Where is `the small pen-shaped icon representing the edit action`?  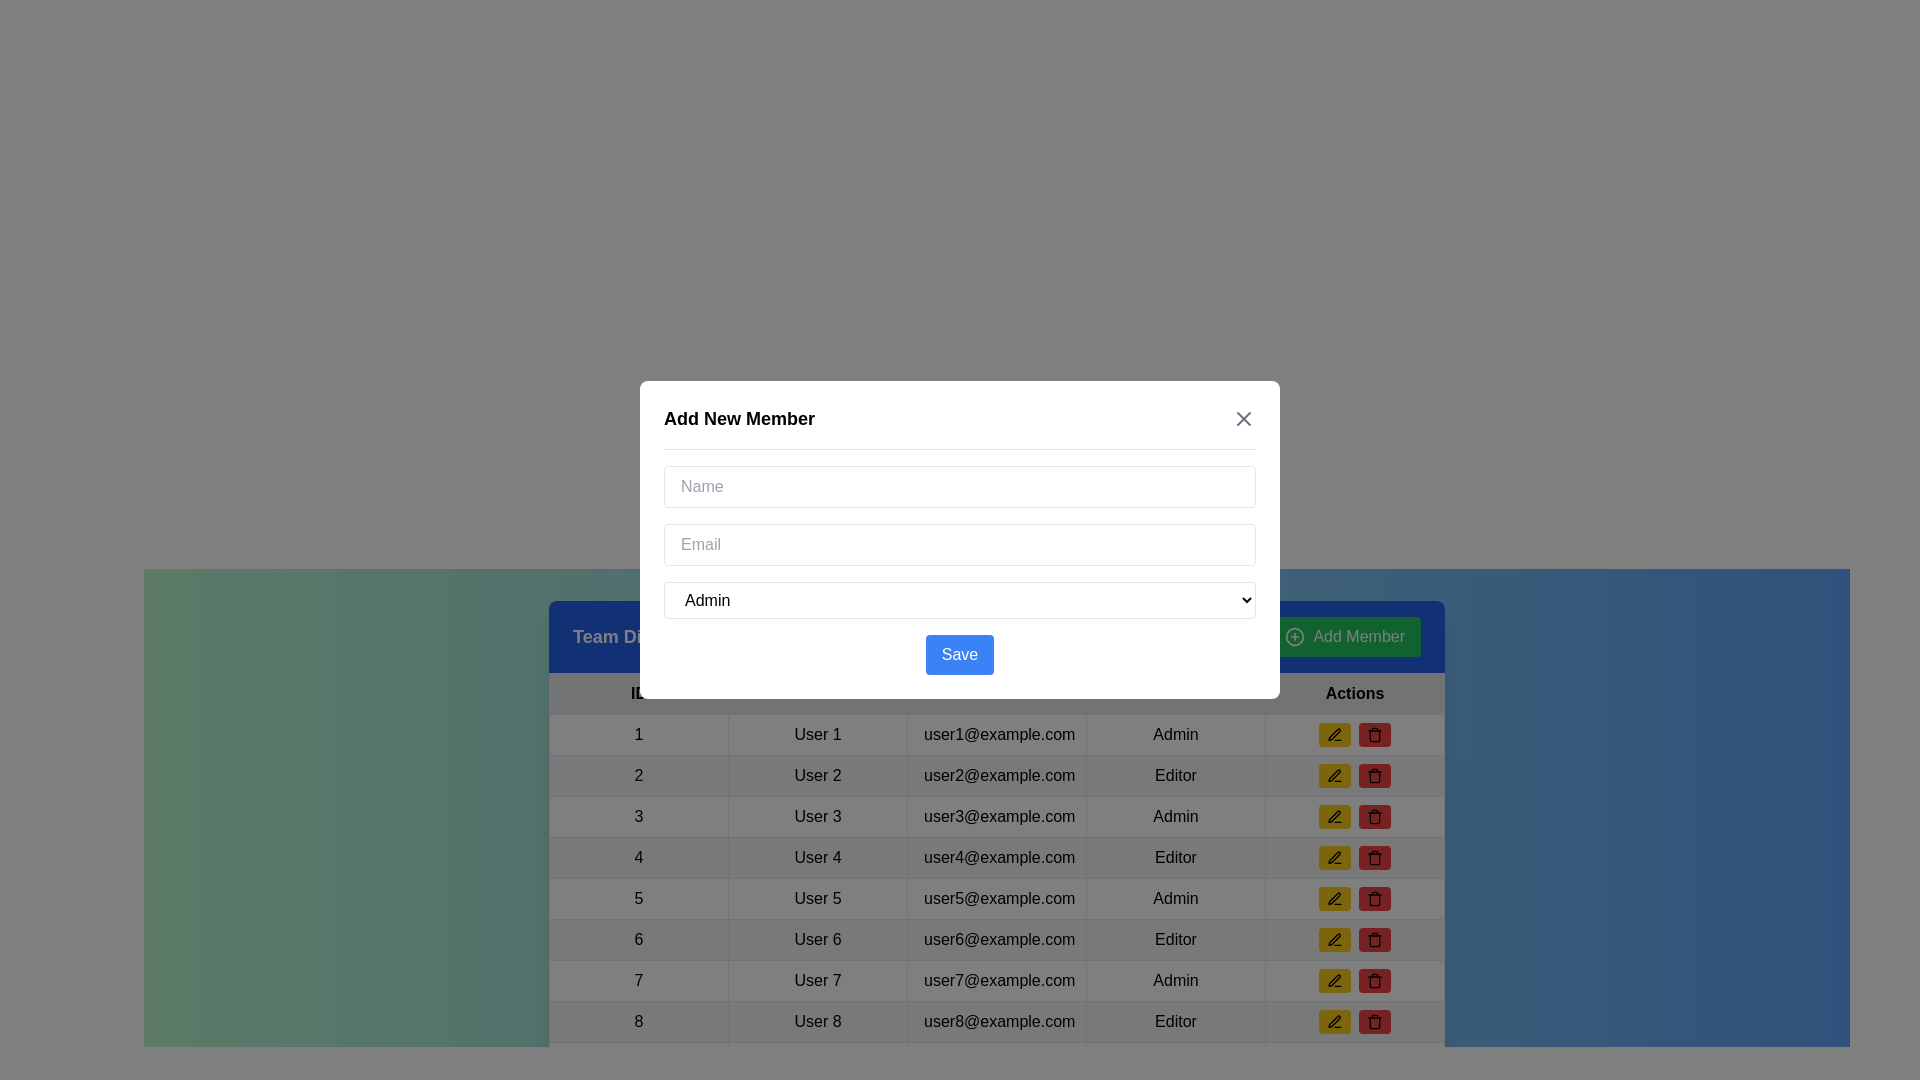
the small pen-shaped icon representing the edit action is located at coordinates (1334, 1022).